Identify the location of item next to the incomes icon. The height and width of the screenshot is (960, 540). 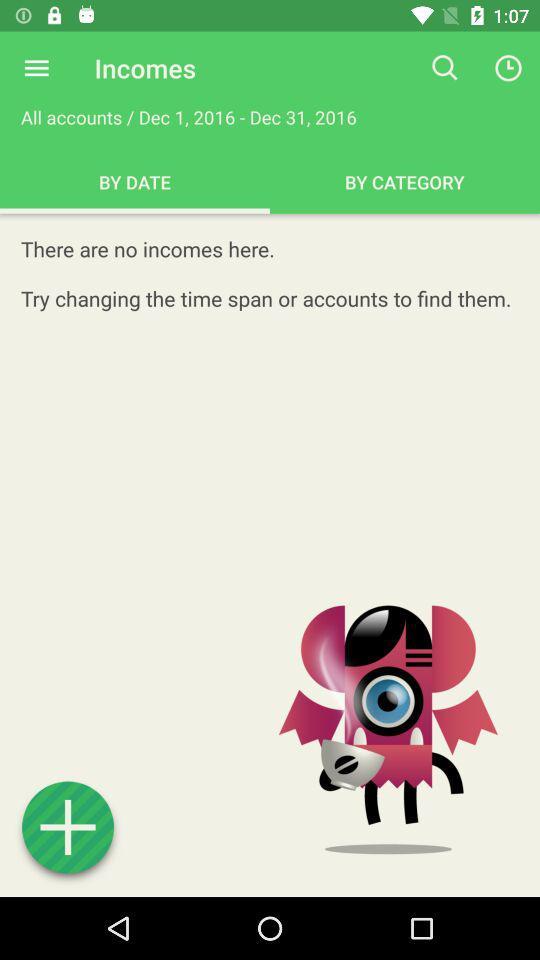
(36, 68).